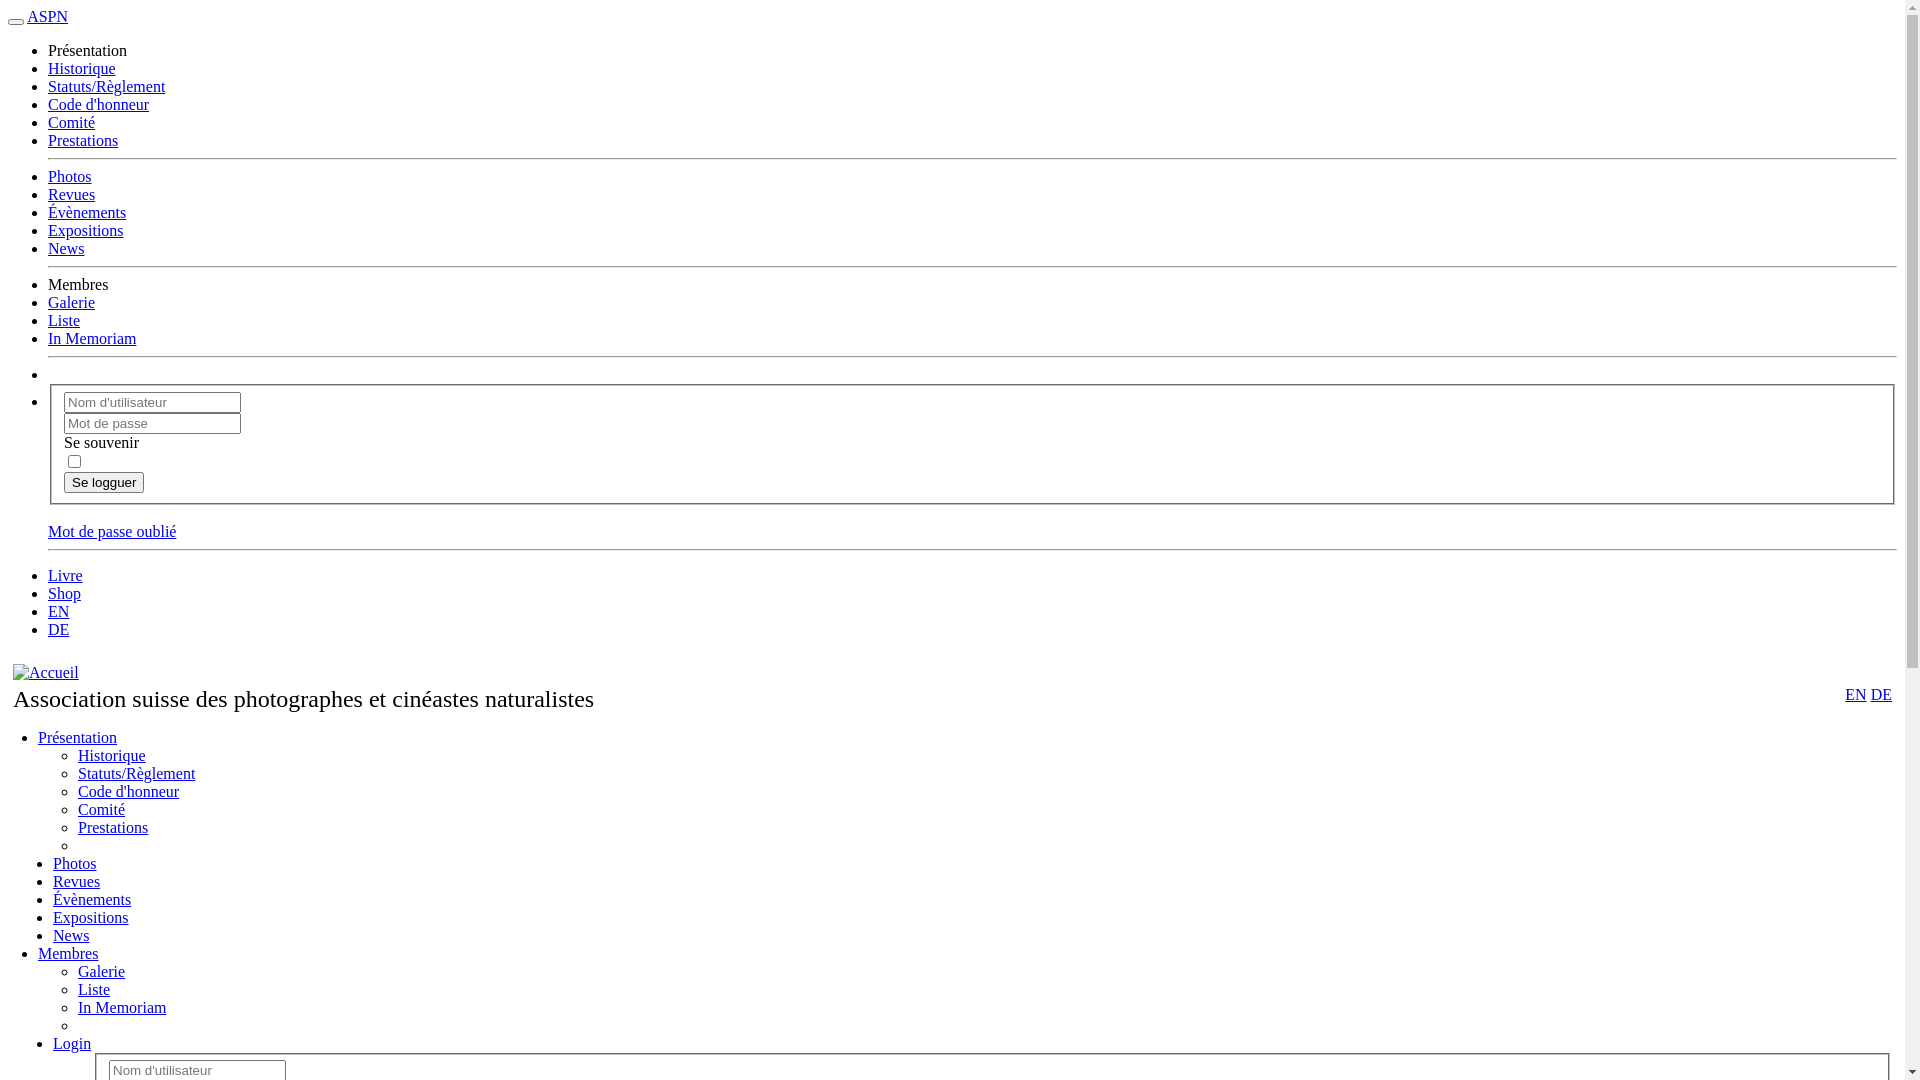  What do you see at coordinates (103, 482) in the screenshot?
I see `'Se logguer'` at bounding box center [103, 482].